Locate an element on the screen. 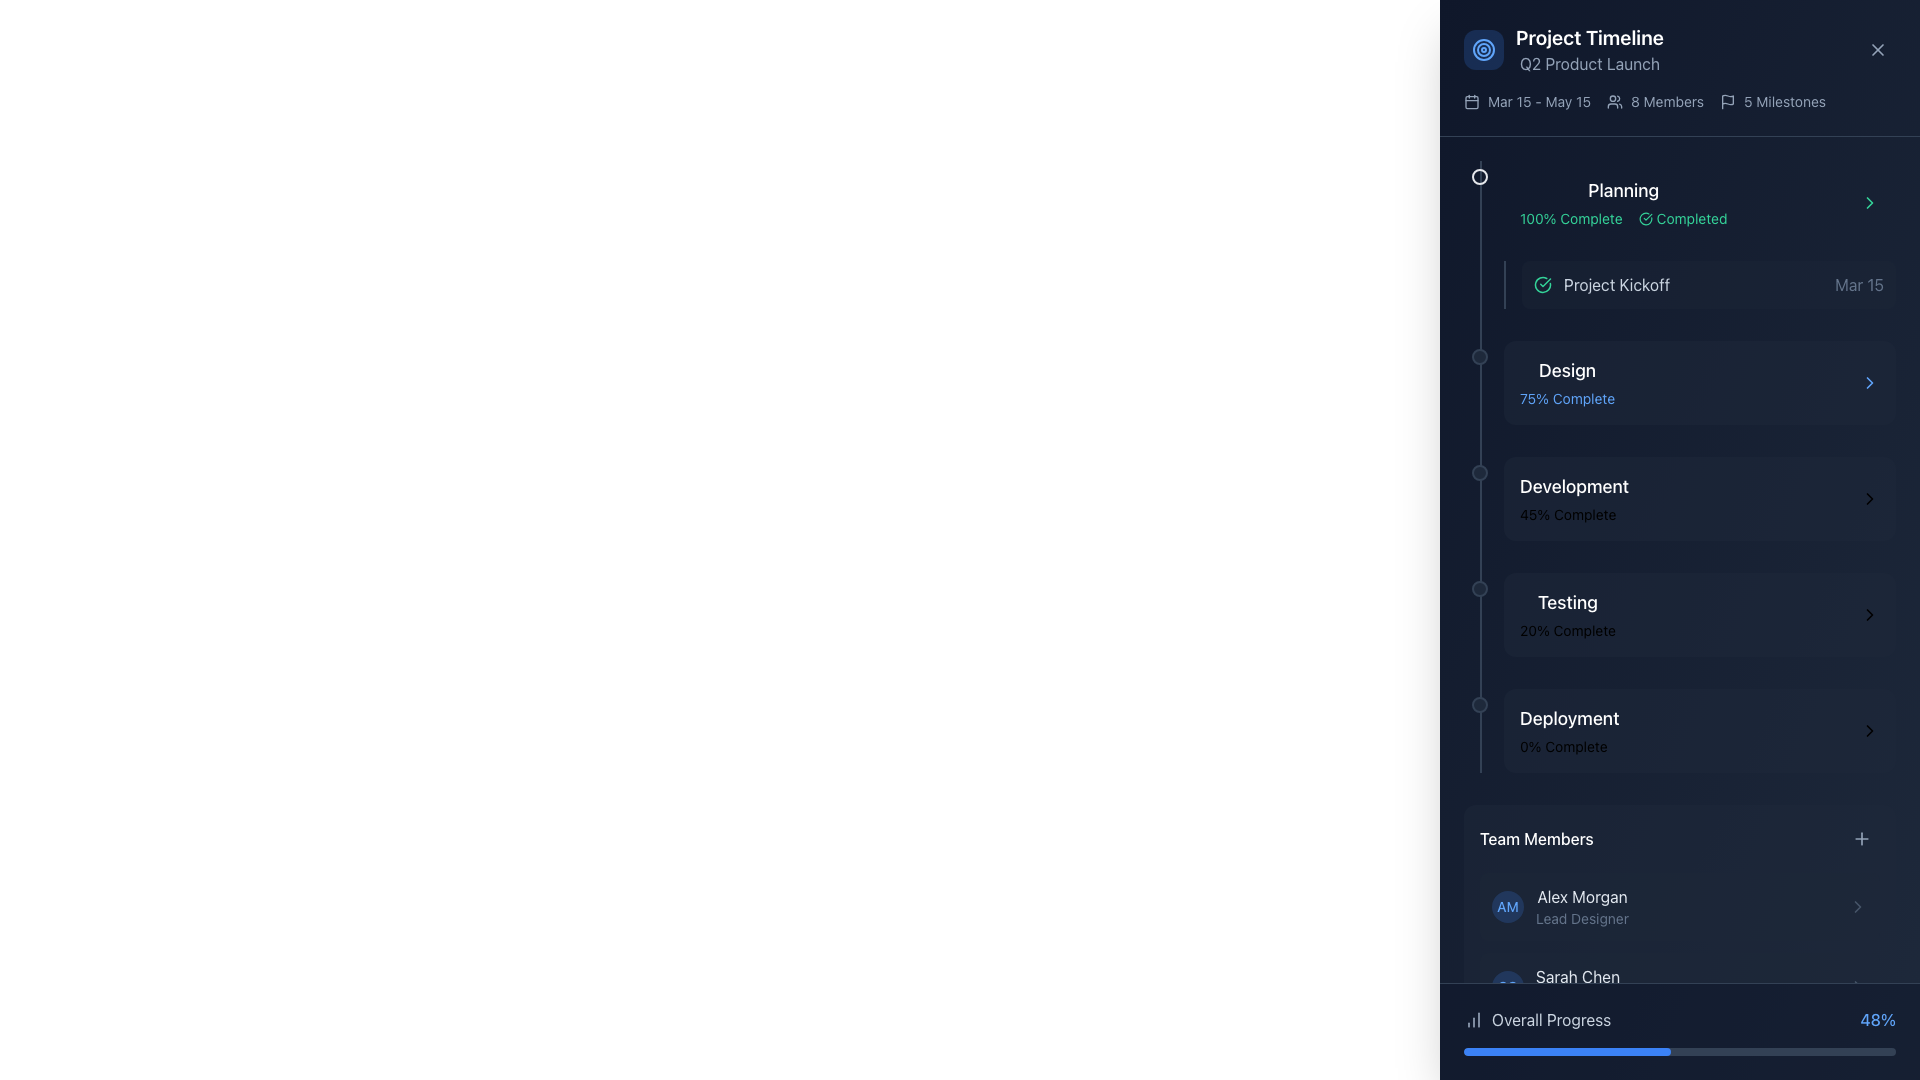 This screenshot has height=1080, width=1920. the completion status icon located to the left of the text 'Completed' within the 'Planning' milestone in the upper section of the milestone timeline interface is located at coordinates (1645, 219).